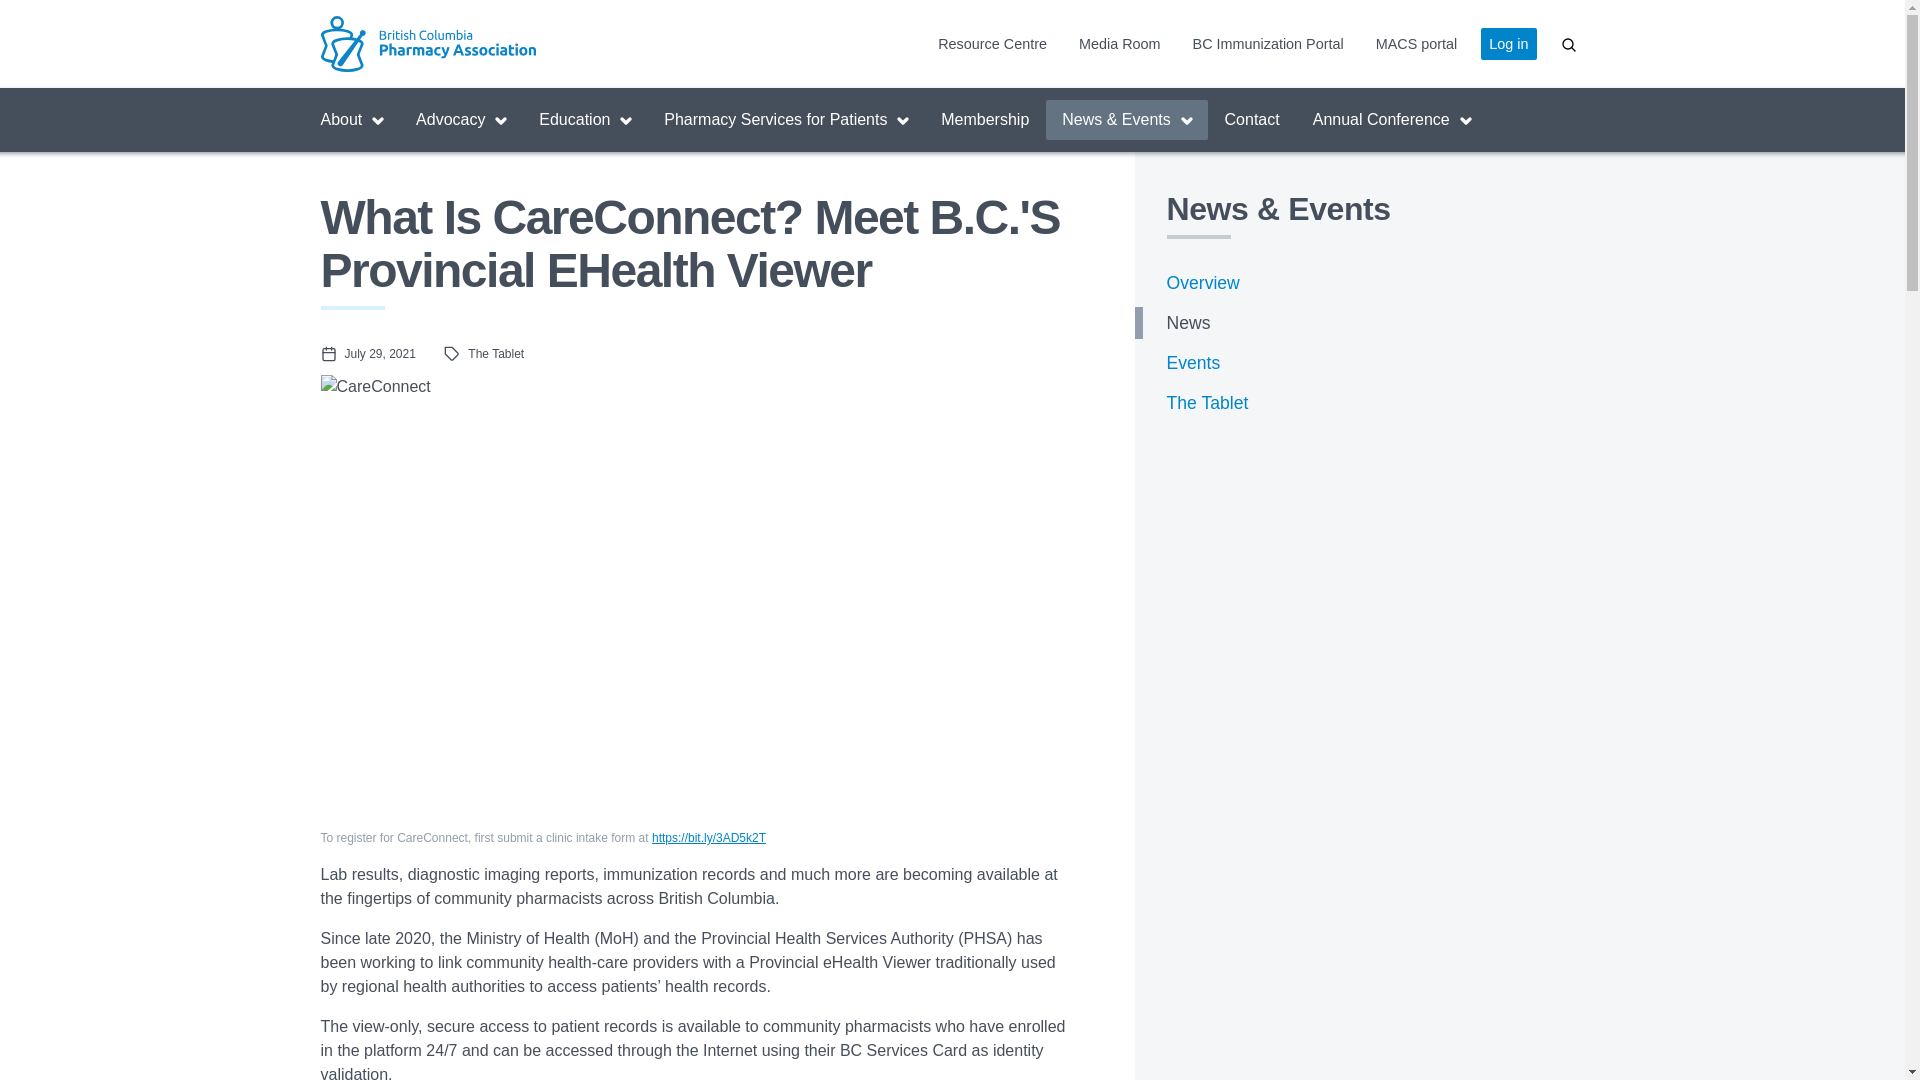 The image size is (1920, 1080). Describe the element at coordinates (1251, 119) in the screenshot. I see `'Contact'` at that location.